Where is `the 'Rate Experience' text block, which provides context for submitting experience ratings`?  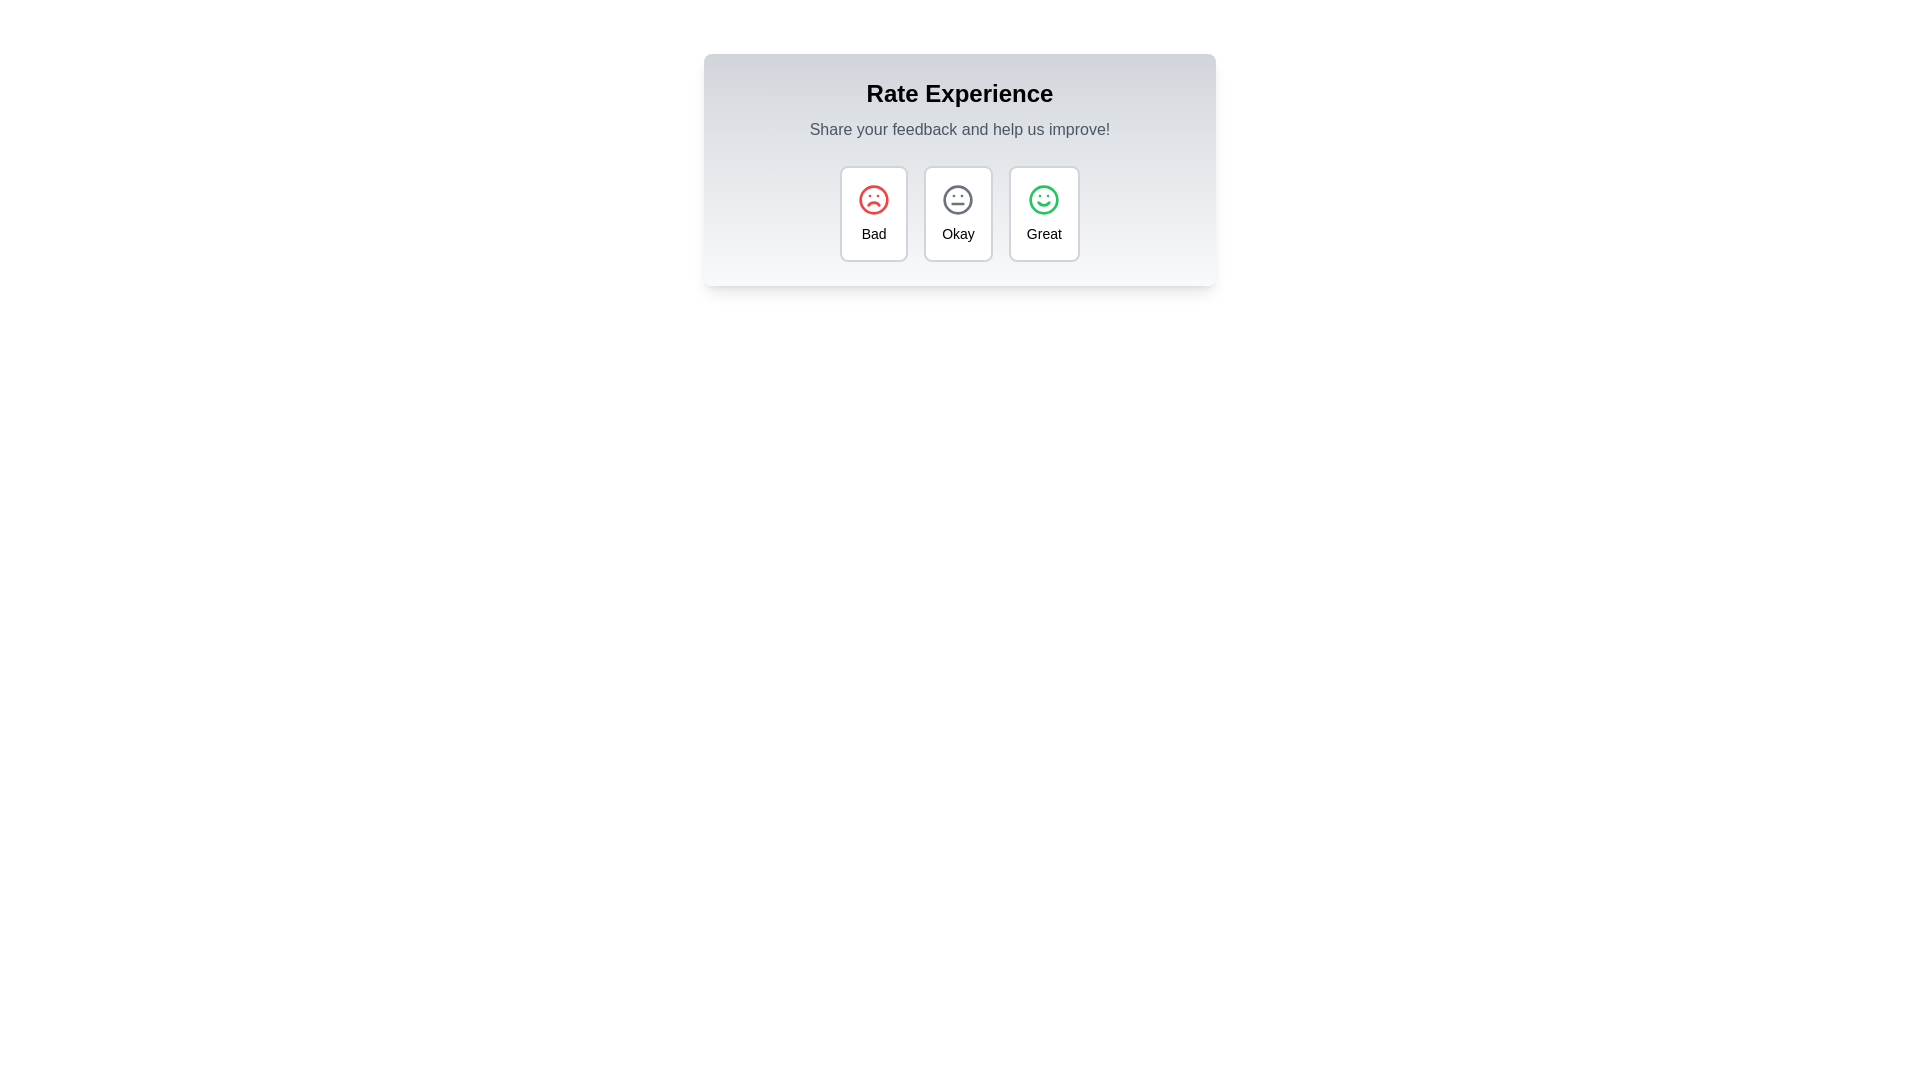
the 'Rate Experience' text block, which provides context for submitting experience ratings is located at coordinates (960, 110).